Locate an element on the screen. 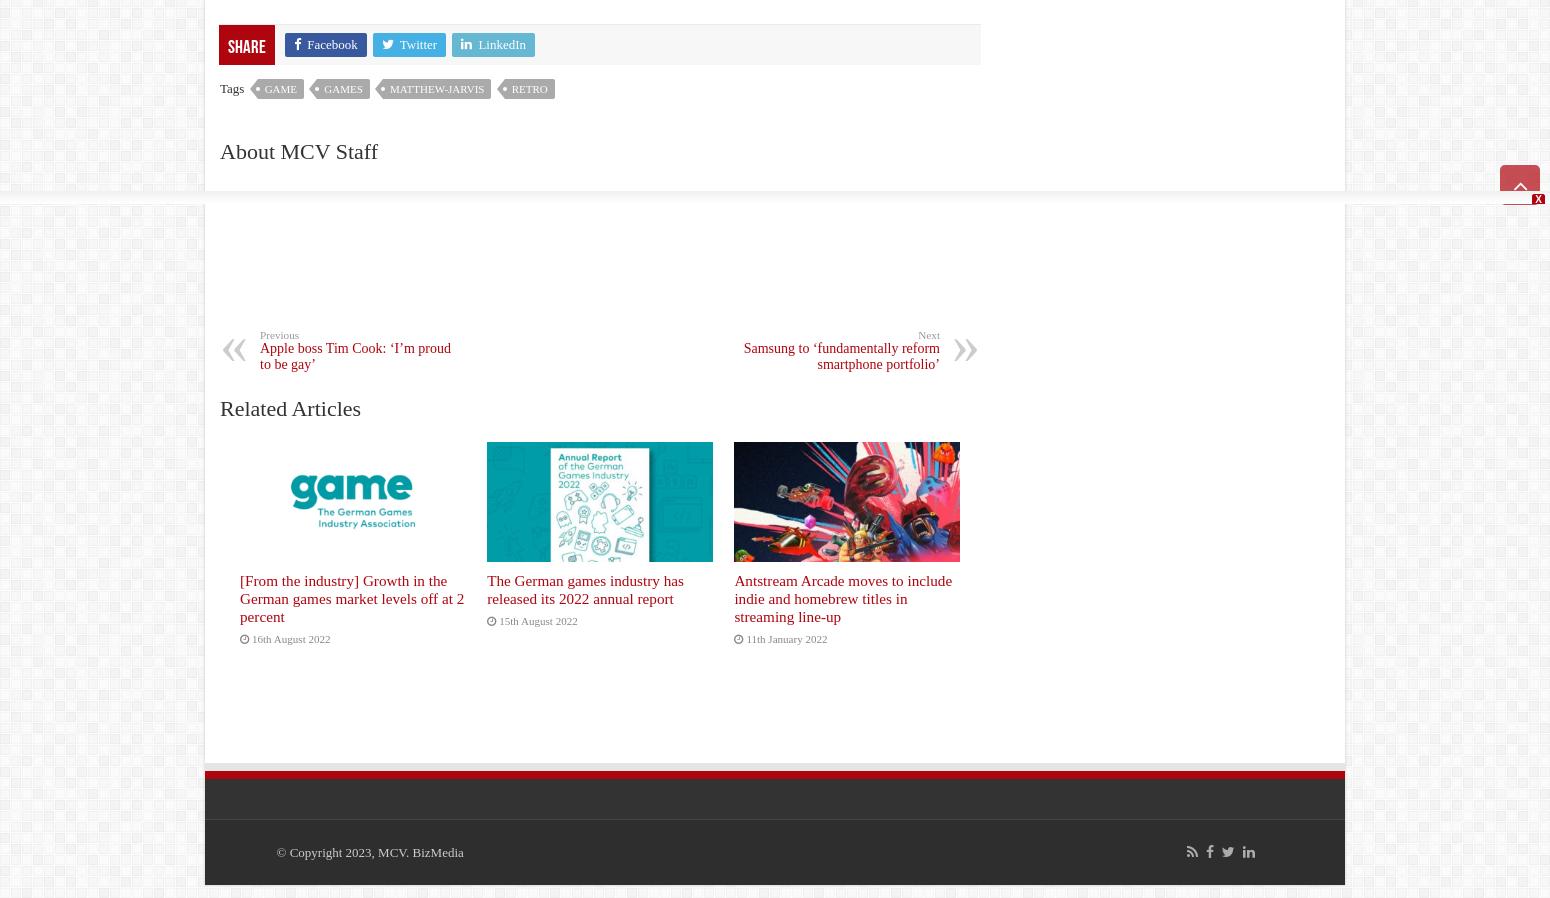 Image resolution: width=1550 pixels, height=898 pixels. 'retro' is located at coordinates (528, 87).